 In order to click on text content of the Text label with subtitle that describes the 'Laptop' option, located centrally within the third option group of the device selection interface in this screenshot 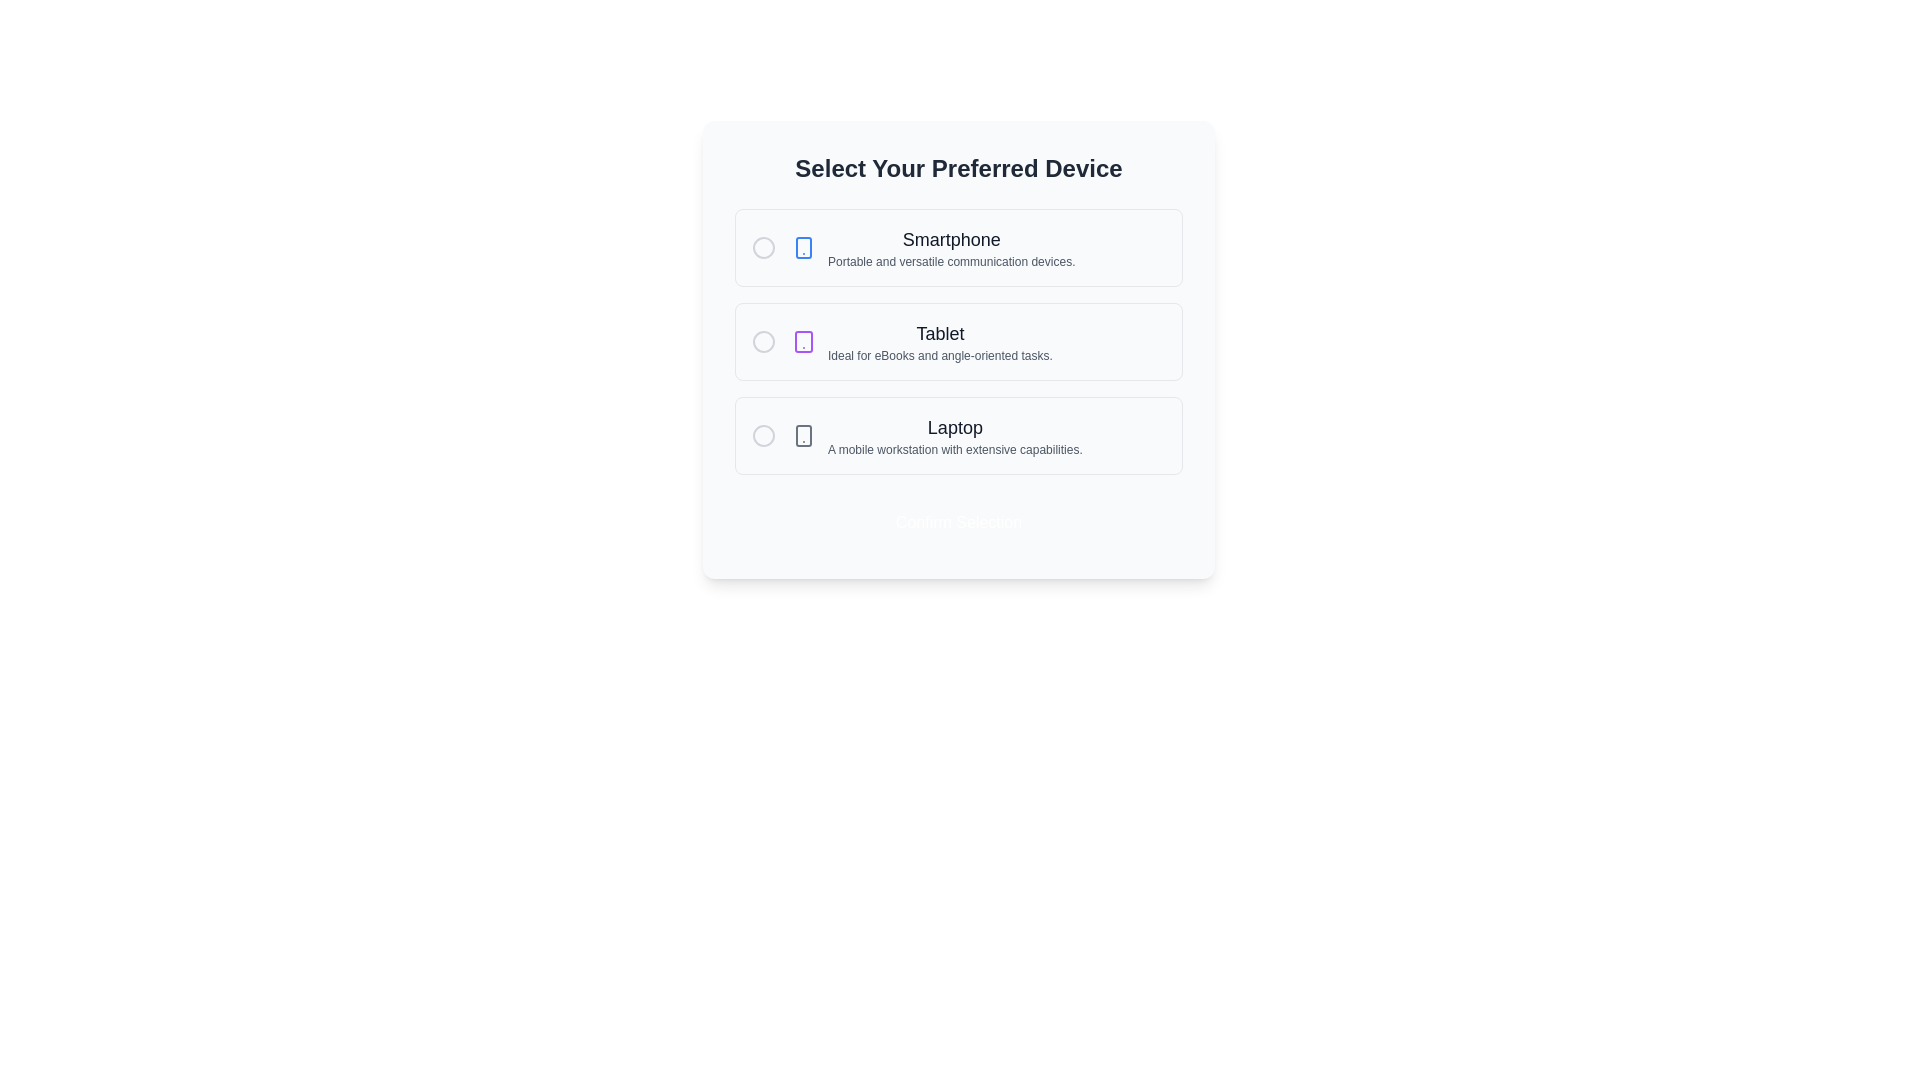, I will do `click(954, 434)`.